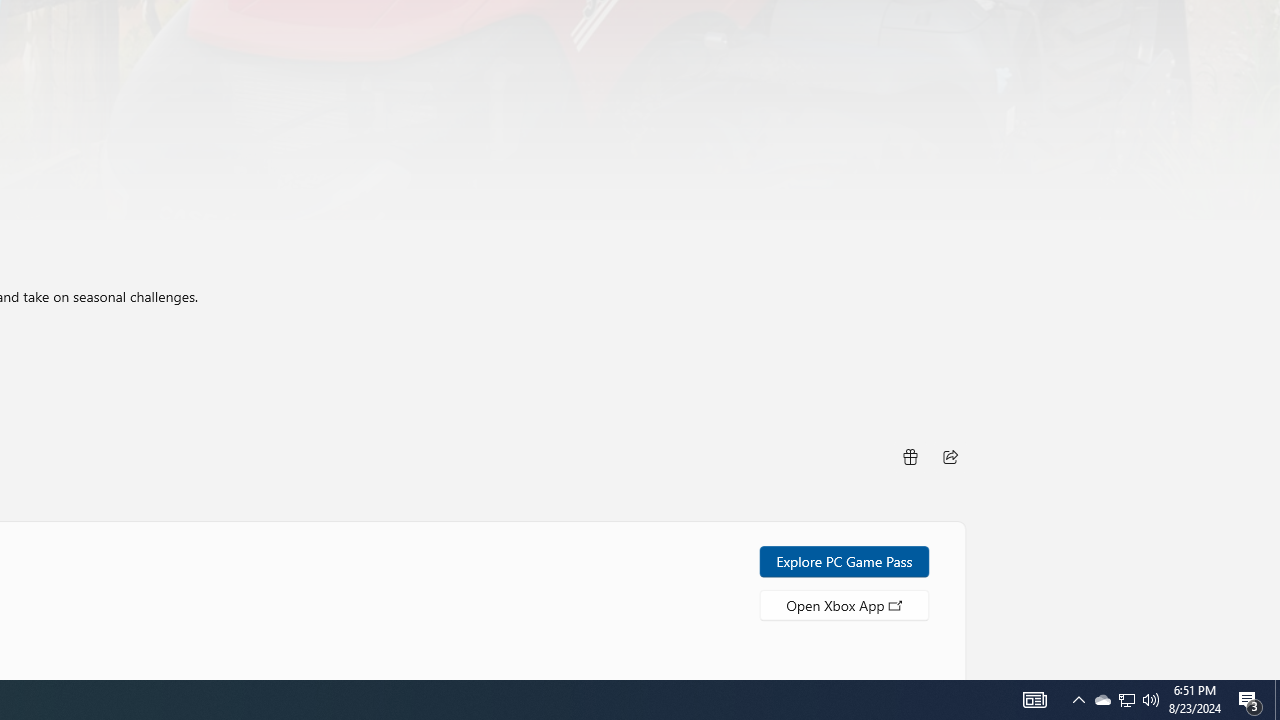 This screenshot has height=720, width=1280. I want to click on 'Vertical Small Increase', so click(1271, 672).